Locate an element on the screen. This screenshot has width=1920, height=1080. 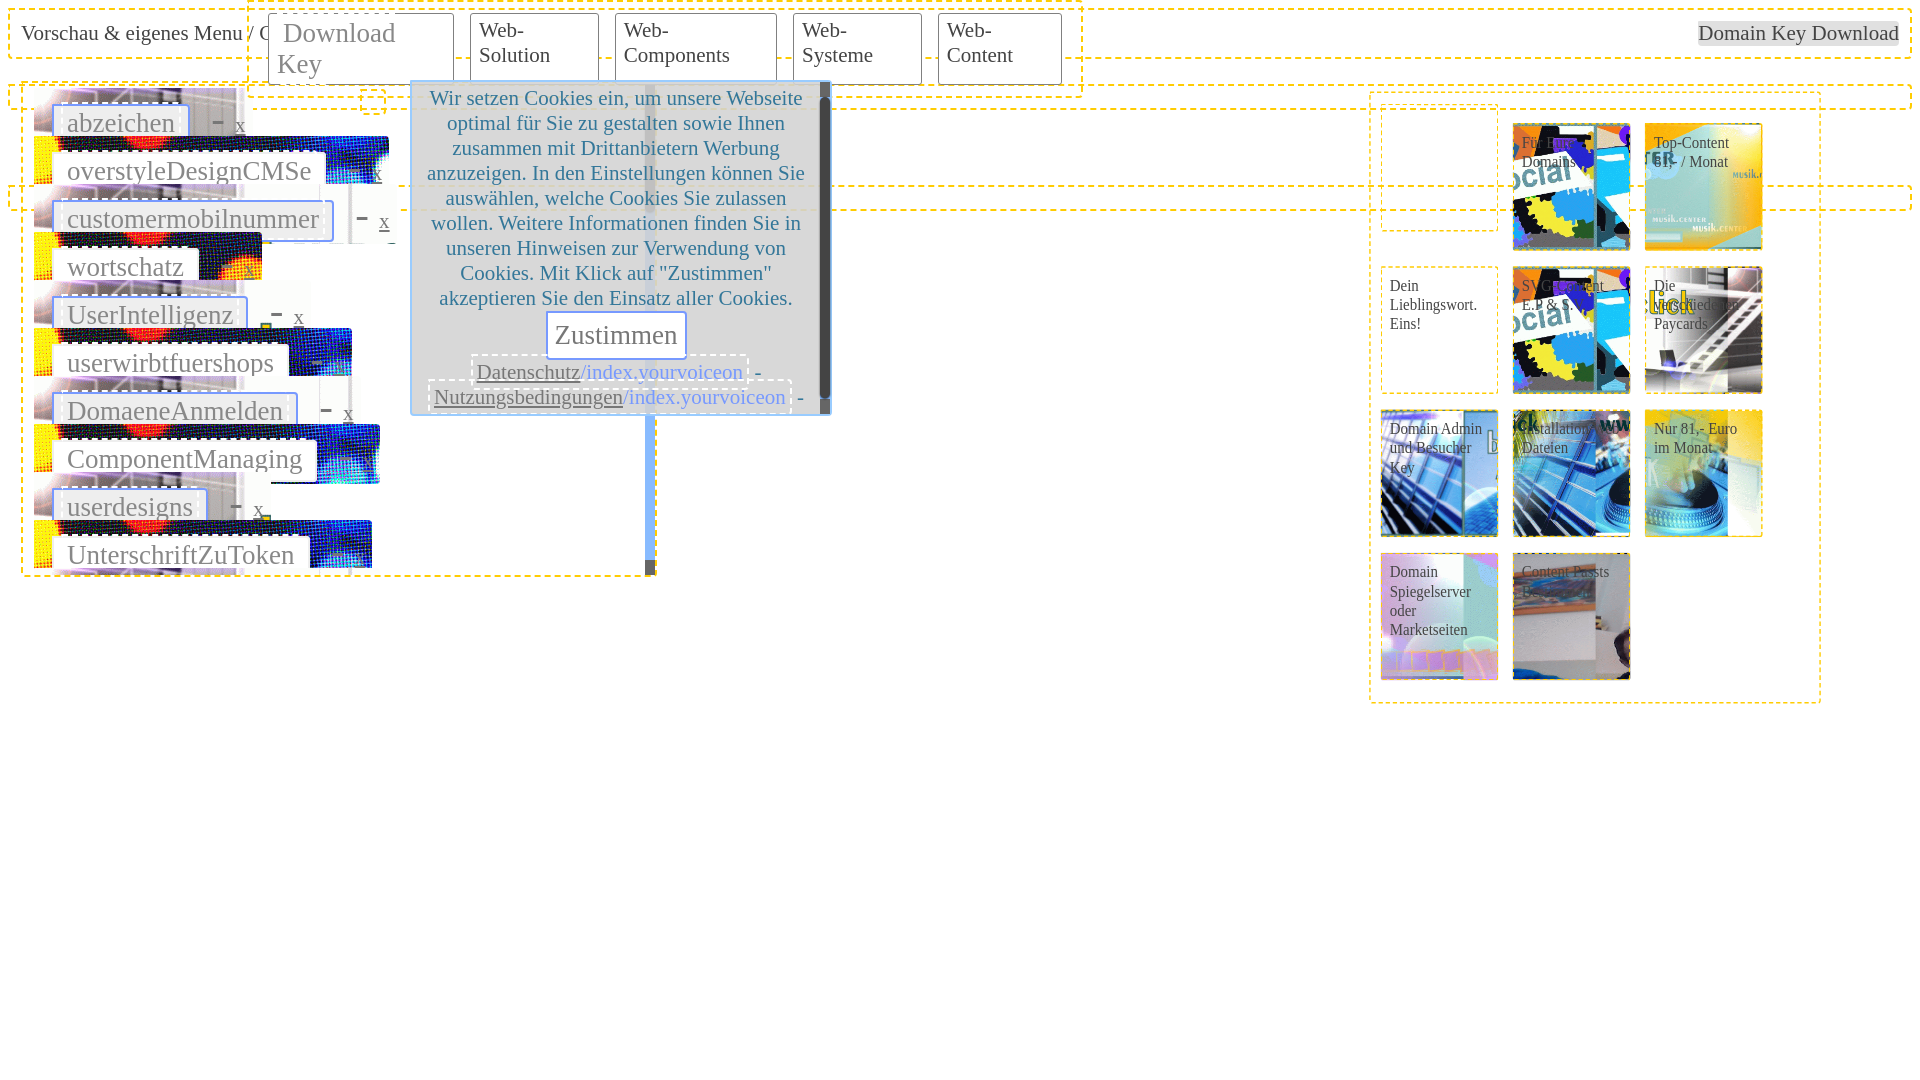
'userdesigns' is located at coordinates (128, 505).